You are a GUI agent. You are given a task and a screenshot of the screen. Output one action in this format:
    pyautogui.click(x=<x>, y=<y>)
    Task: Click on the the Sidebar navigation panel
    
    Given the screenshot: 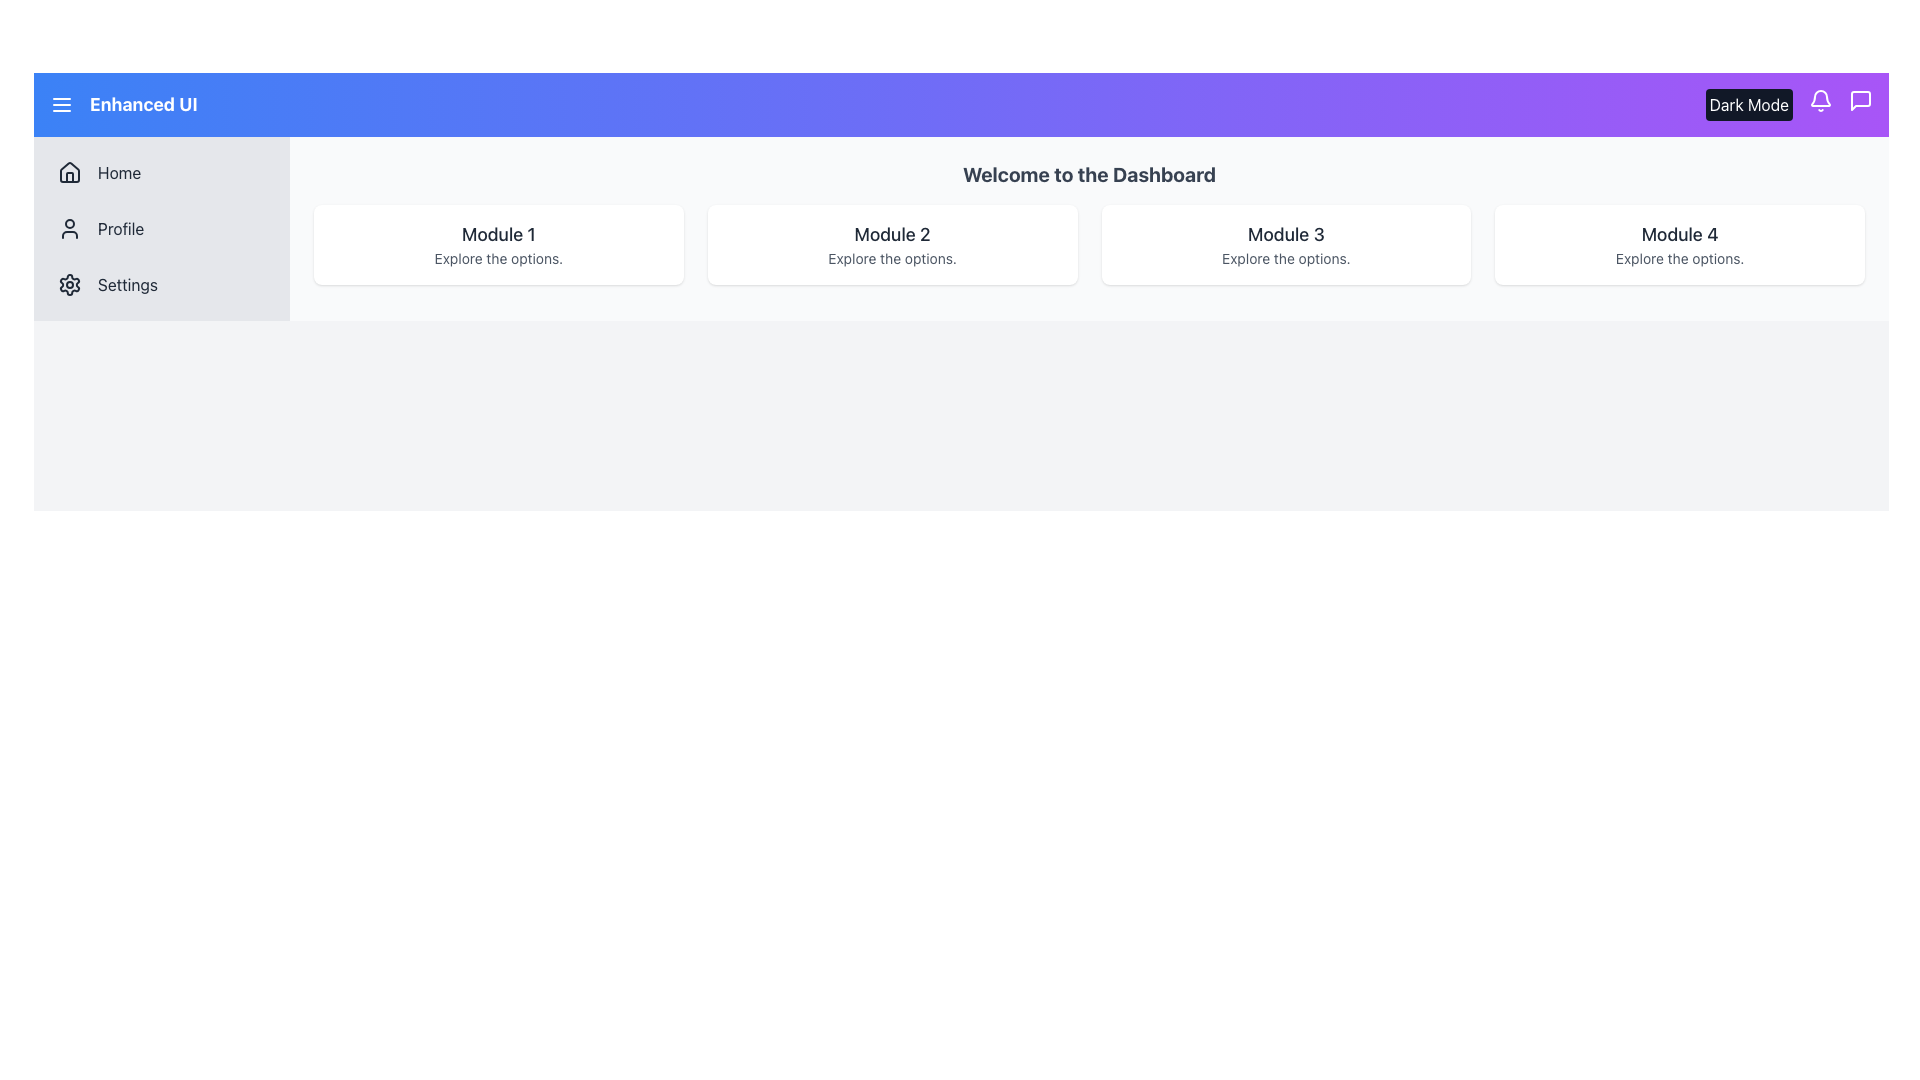 What is the action you would take?
    pyautogui.click(x=162, y=227)
    